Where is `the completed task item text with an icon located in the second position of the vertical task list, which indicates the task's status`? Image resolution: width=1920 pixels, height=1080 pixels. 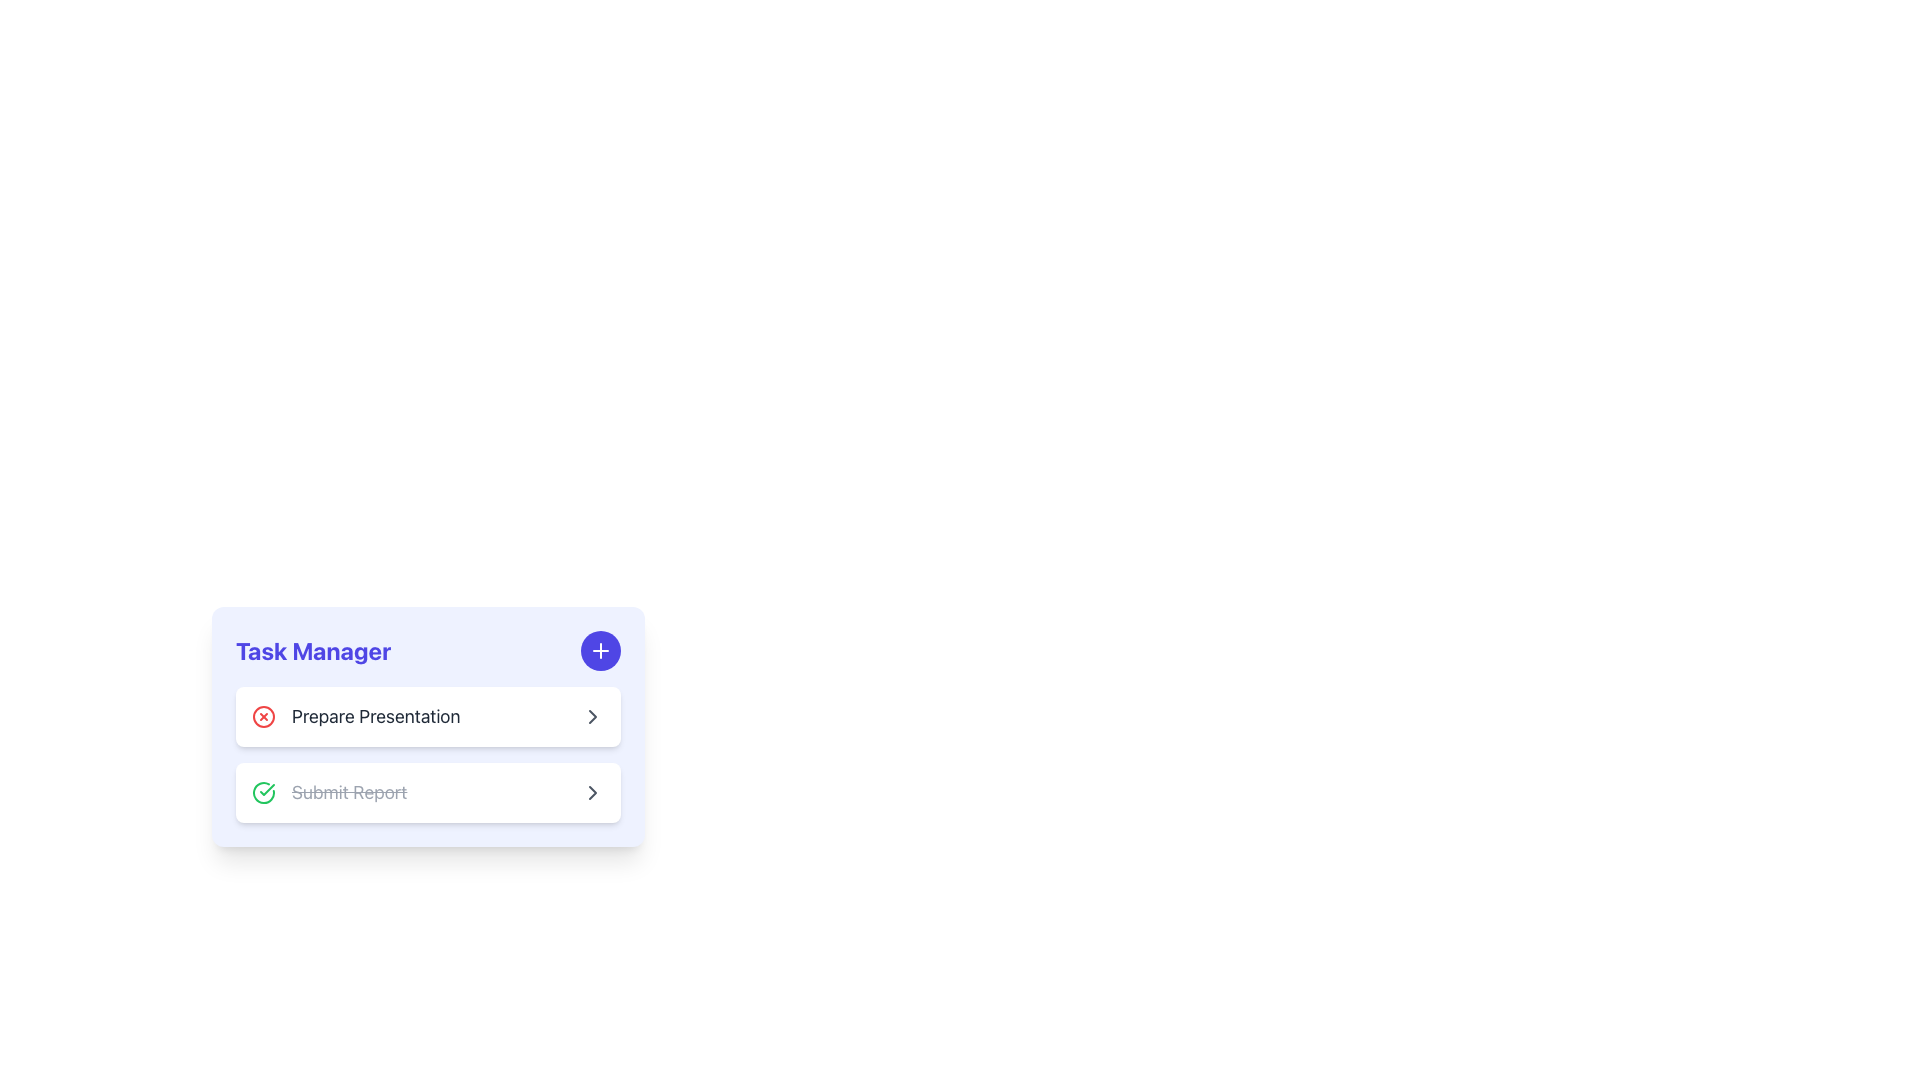 the completed task item text with an icon located in the second position of the vertical task list, which indicates the task's status is located at coordinates (329, 792).